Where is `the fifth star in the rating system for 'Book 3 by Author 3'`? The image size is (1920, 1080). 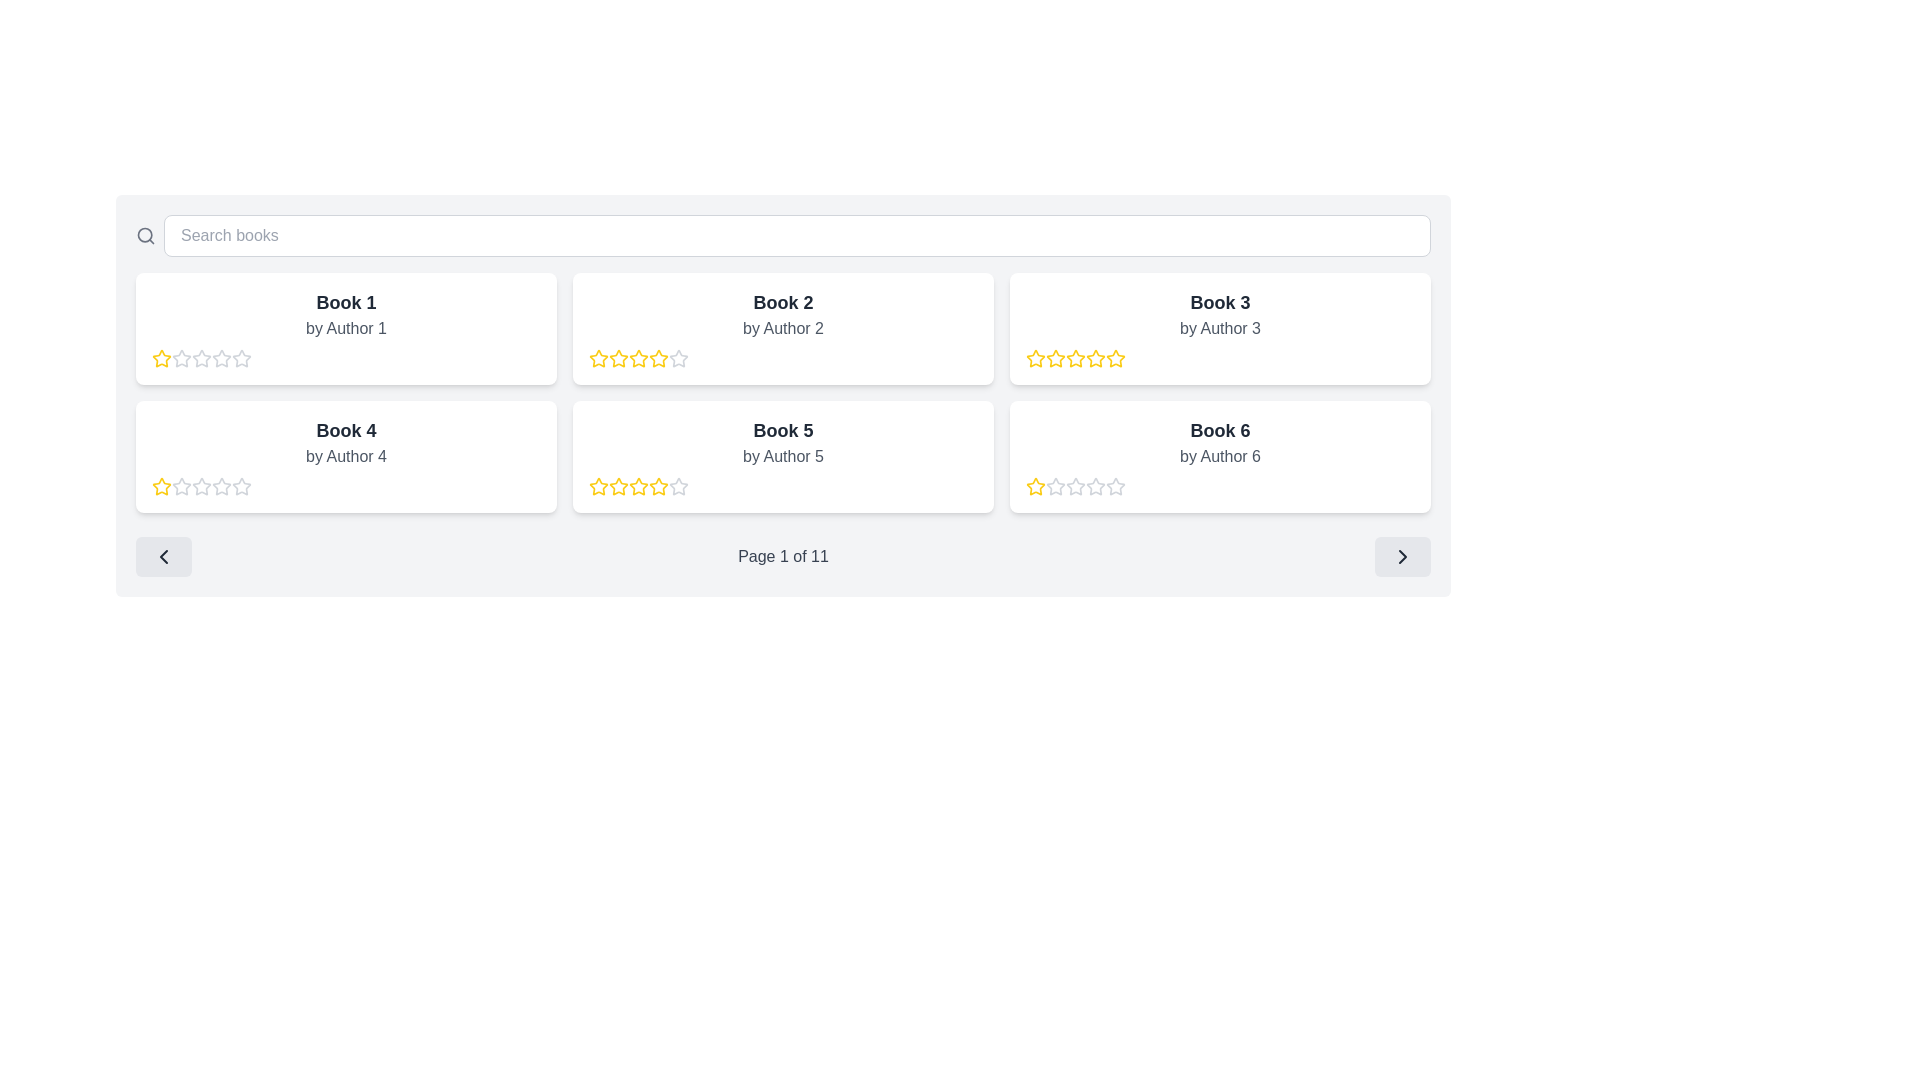 the fifth star in the rating system for 'Book 3 by Author 3' is located at coordinates (1094, 357).